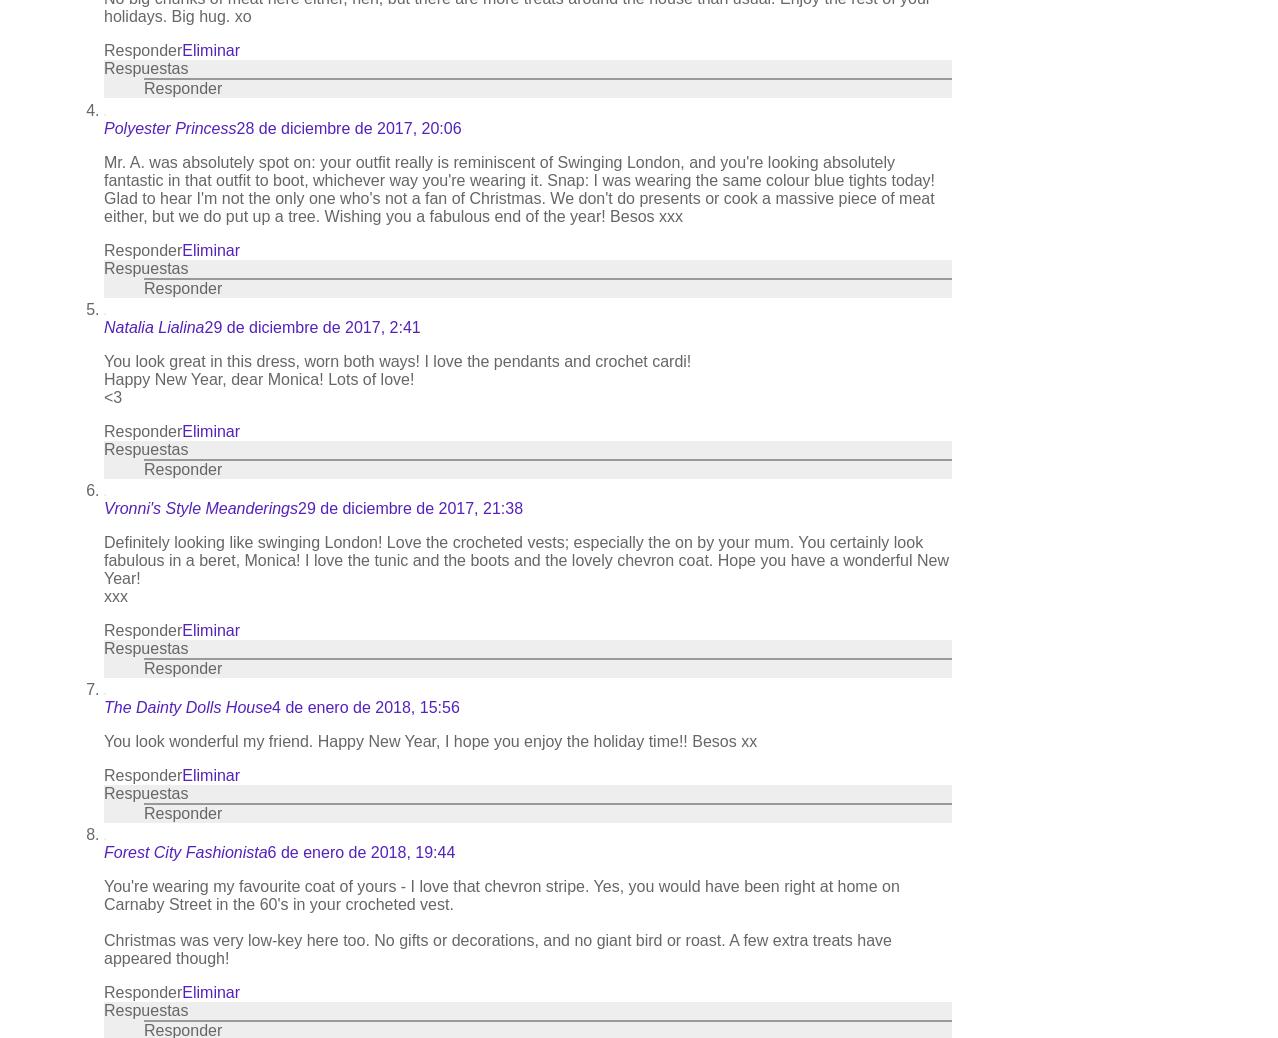 The height and width of the screenshot is (1038, 1278). What do you see at coordinates (500, 895) in the screenshot?
I see `'You're wearing my favourite coat of yours - I love that chevron stripe.  Yes, you would have been right at home on Carnaby Street in the 60's in your crocheted vest.'` at bounding box center [500, 895].